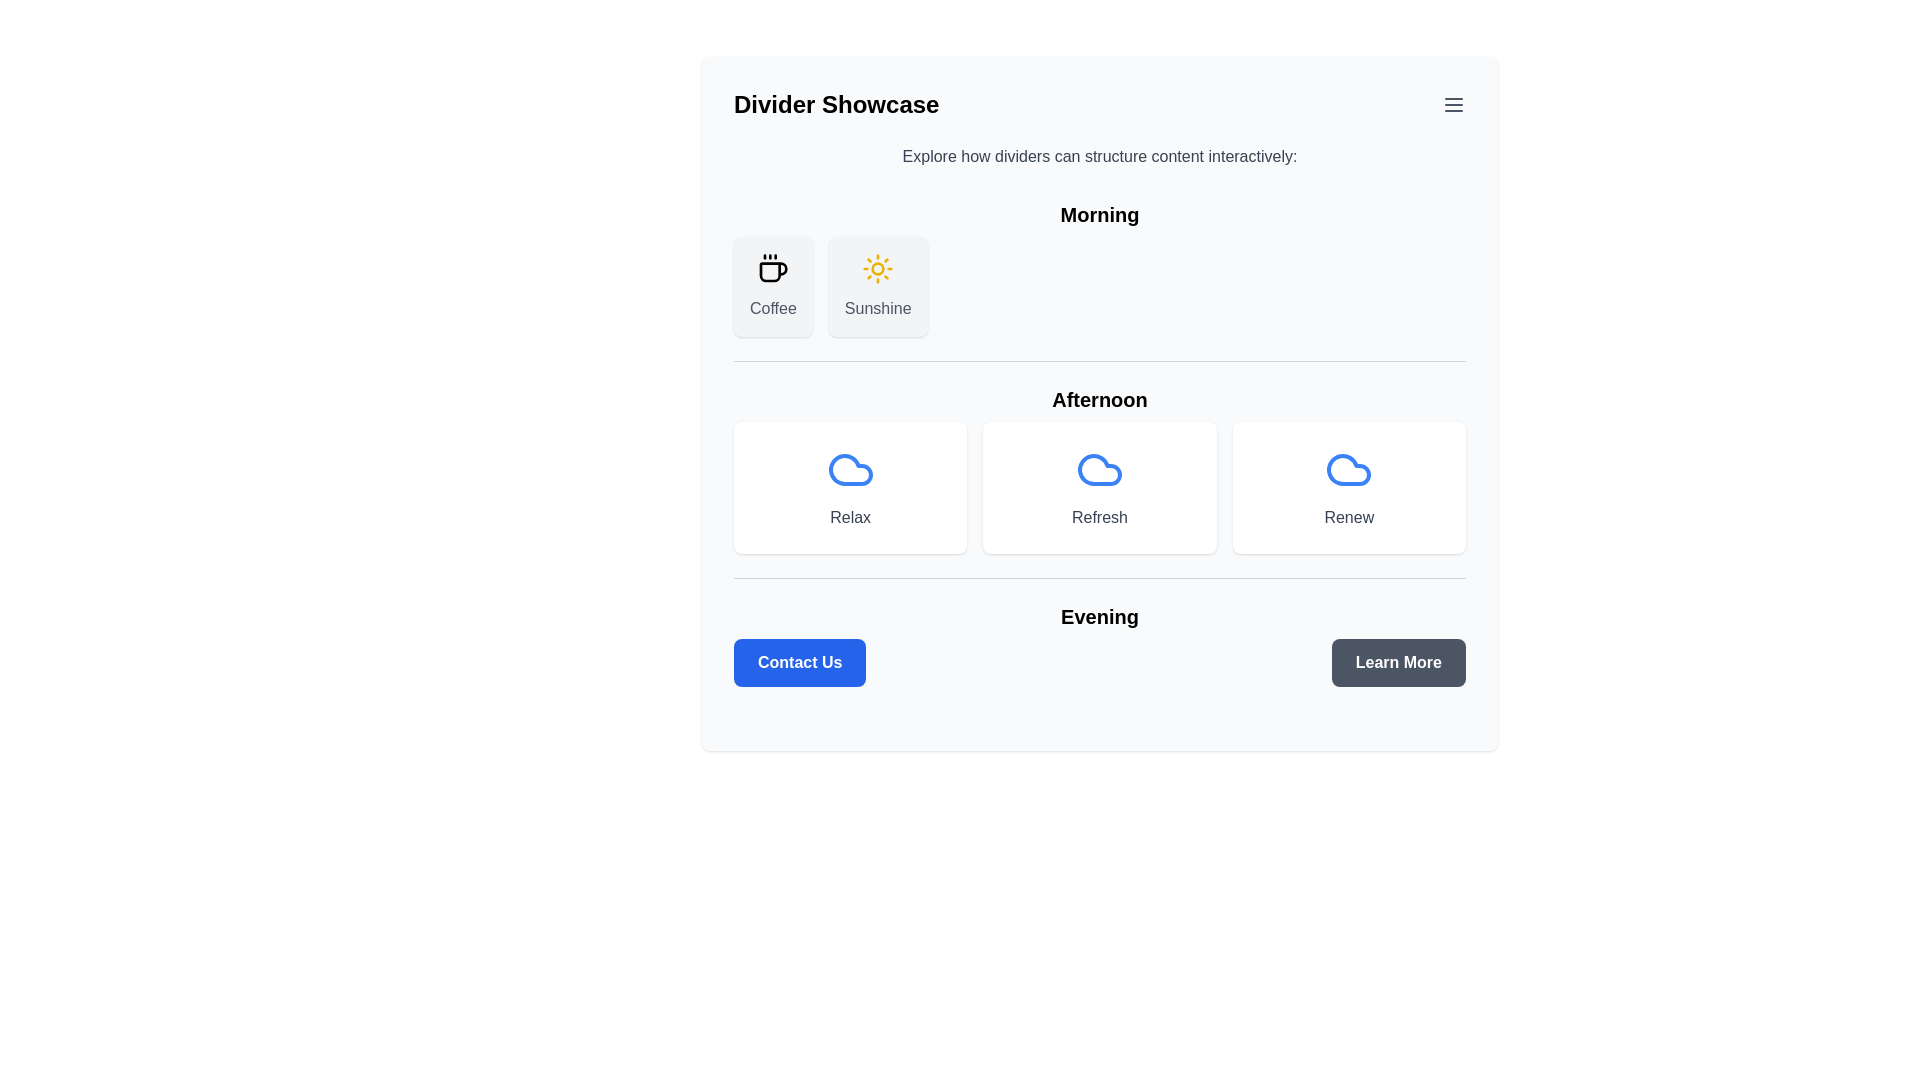  I want to click on the non-interactive text label or heading that serves as a contextual title above the 'Contact Us' and 'Learn More' buttons, so click(1098, 616).